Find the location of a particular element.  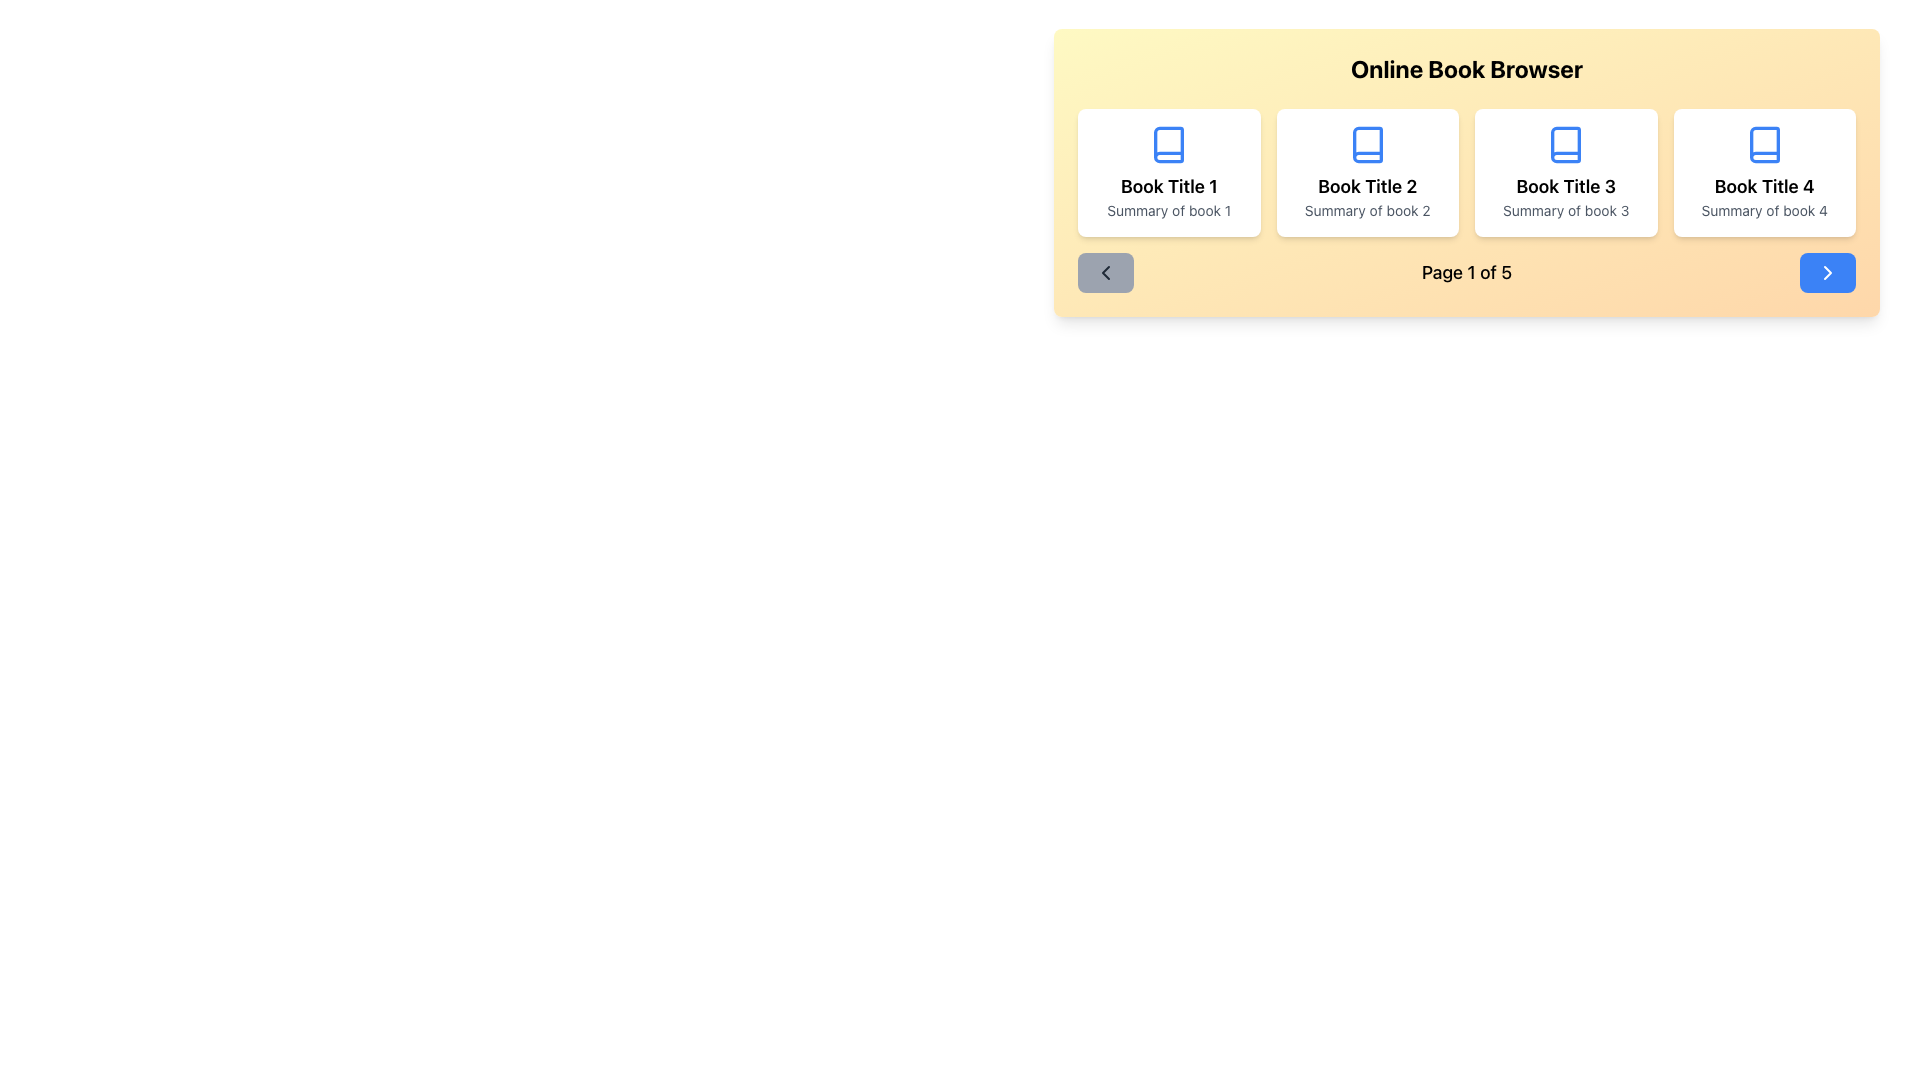

the book icon associated with 'Book Title 1' located in the second card of the horizontally scrollable list is located at coordinates (1169, 144).